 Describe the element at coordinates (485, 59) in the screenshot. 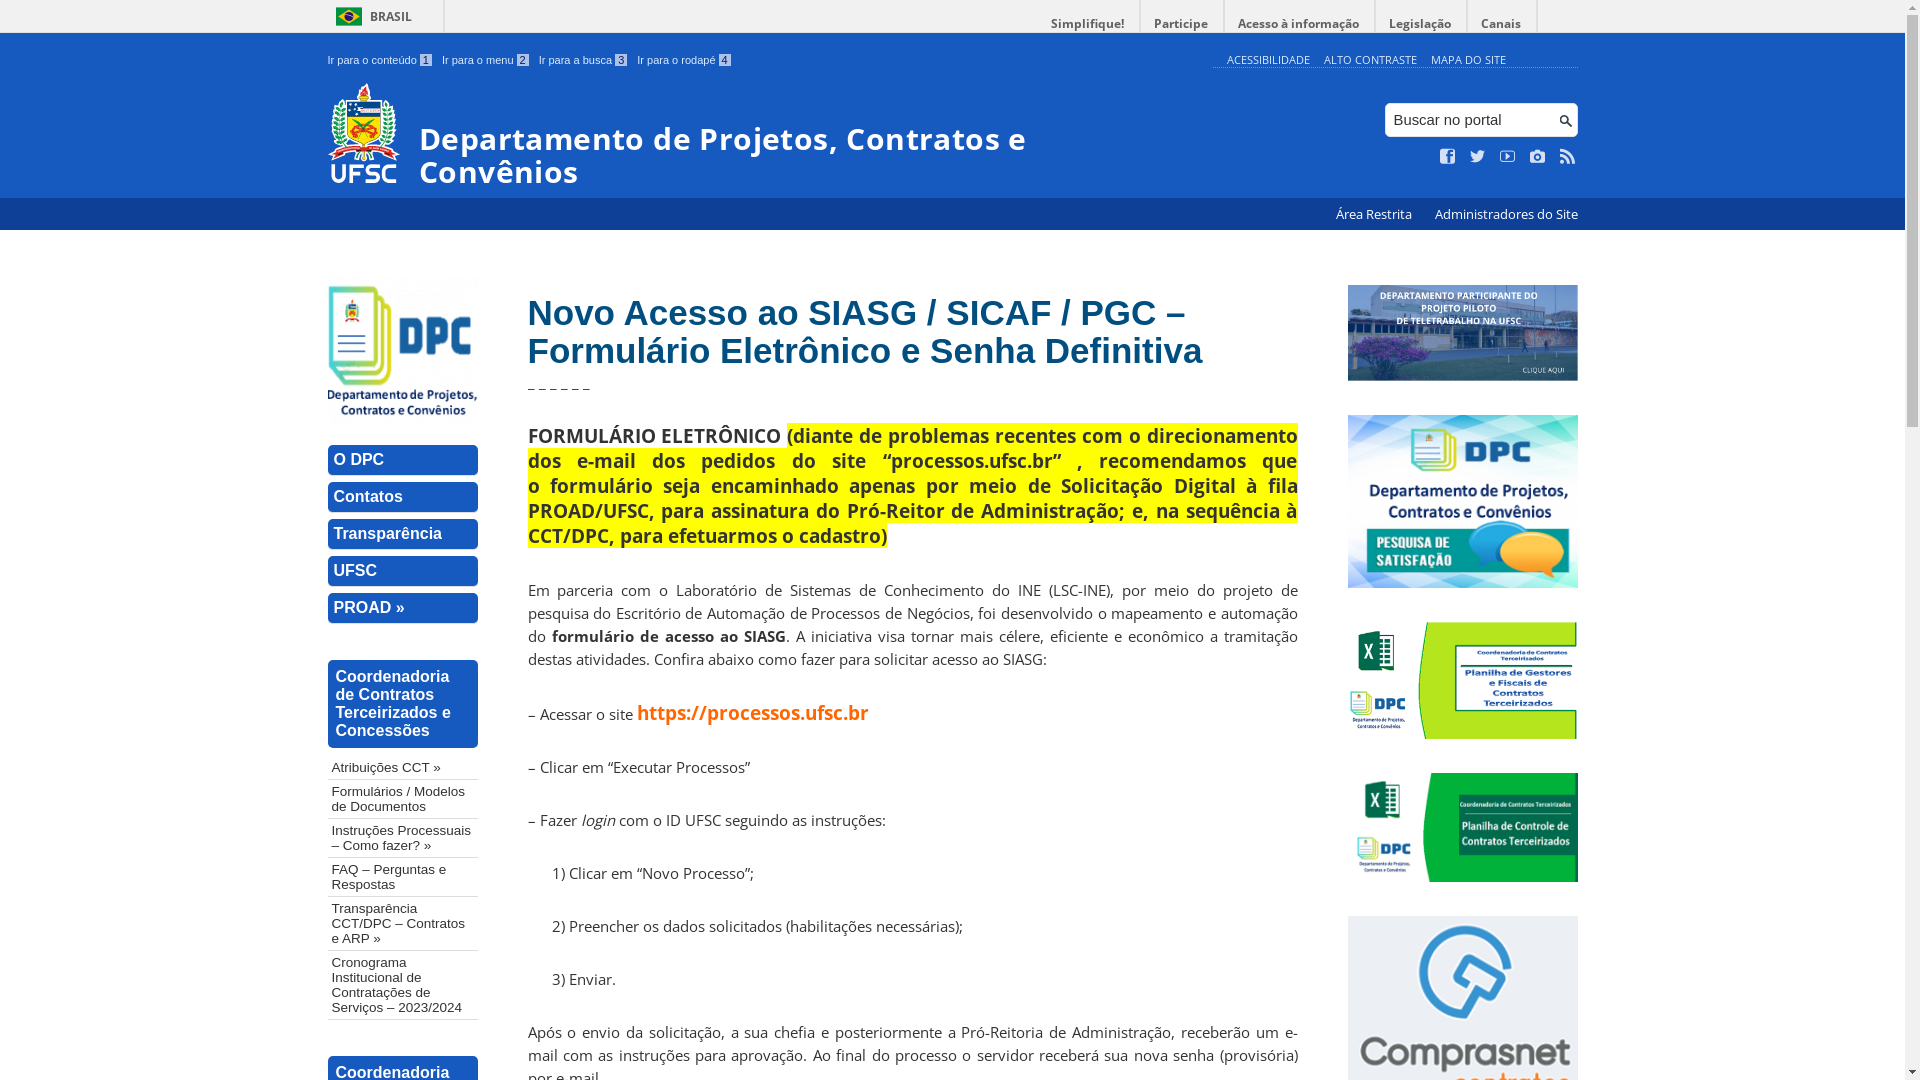

I see `'Ir para o menu 2'` at that location.